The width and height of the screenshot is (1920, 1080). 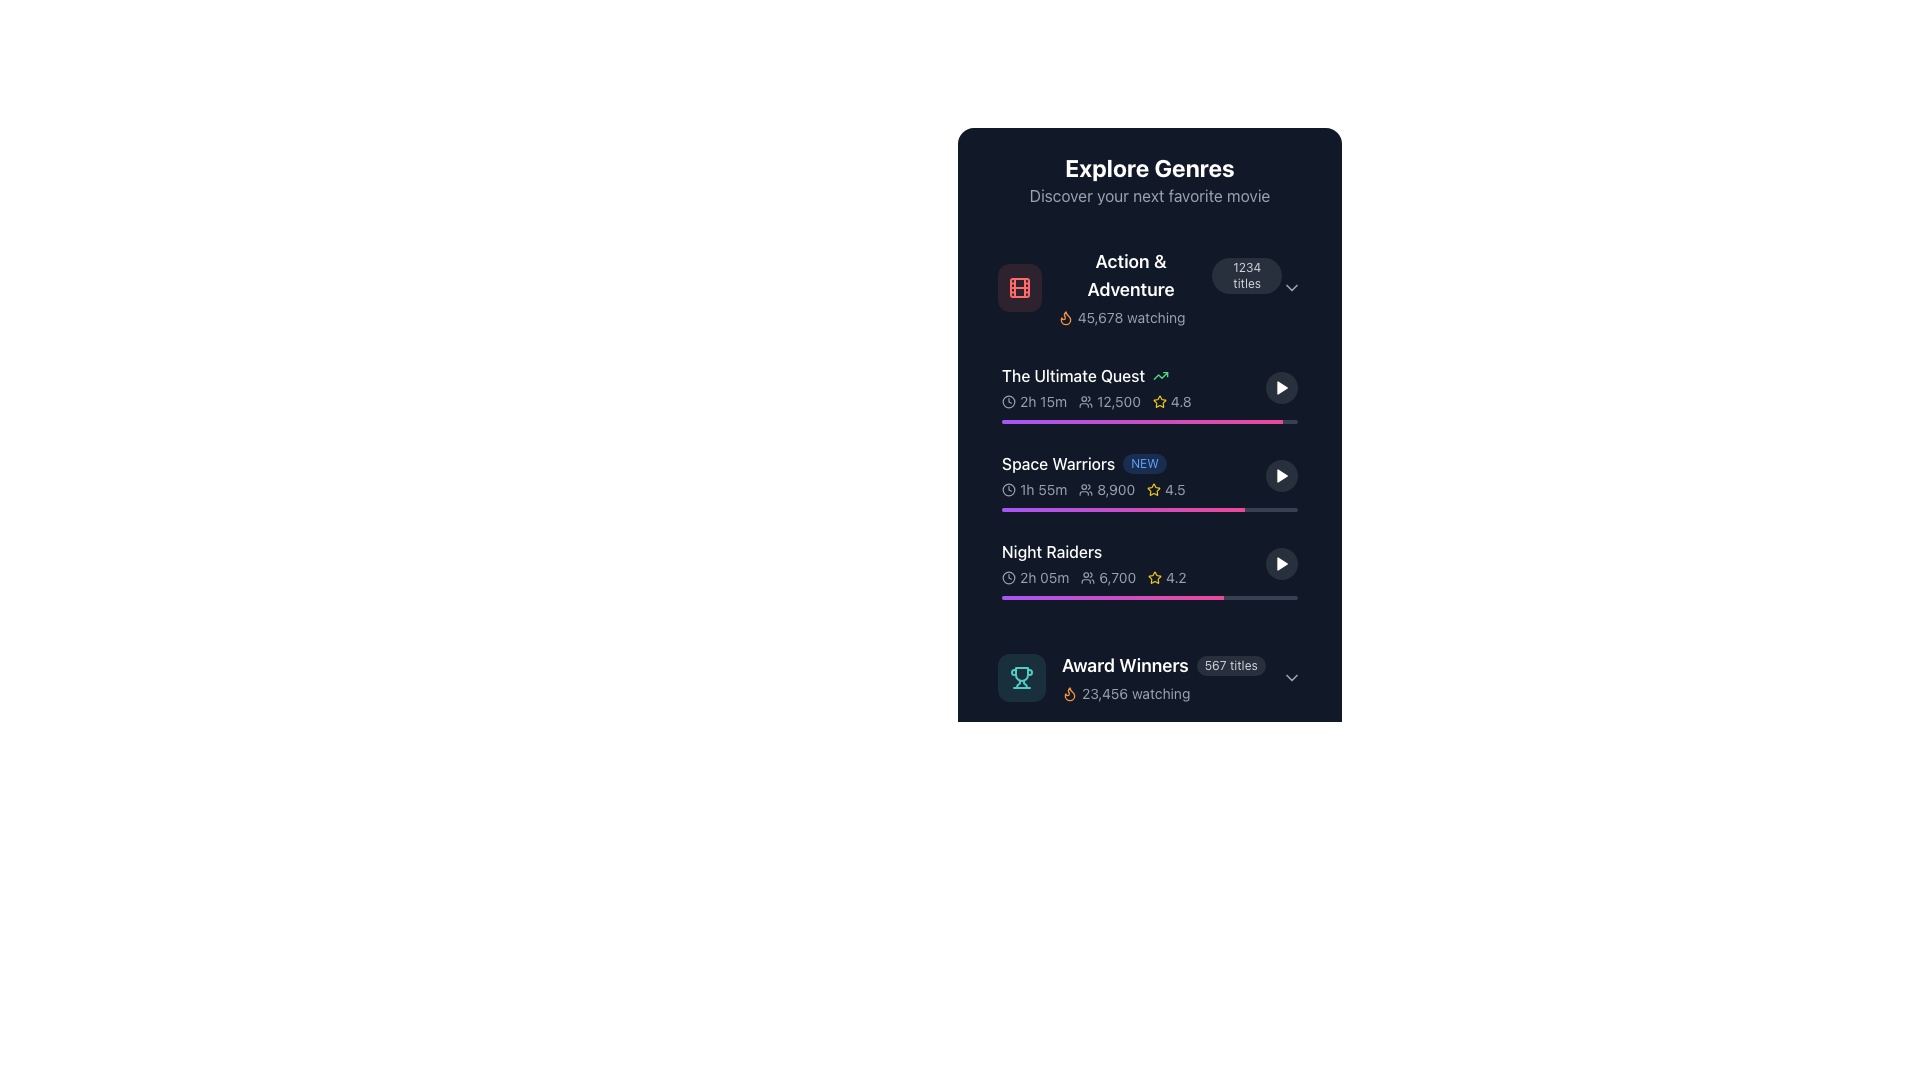 I want to click on the 'Action & Adventure' icon button, which represents the genre and is positioned to the left of the text 'Action & Adventure', so click(x=1018, y=288).